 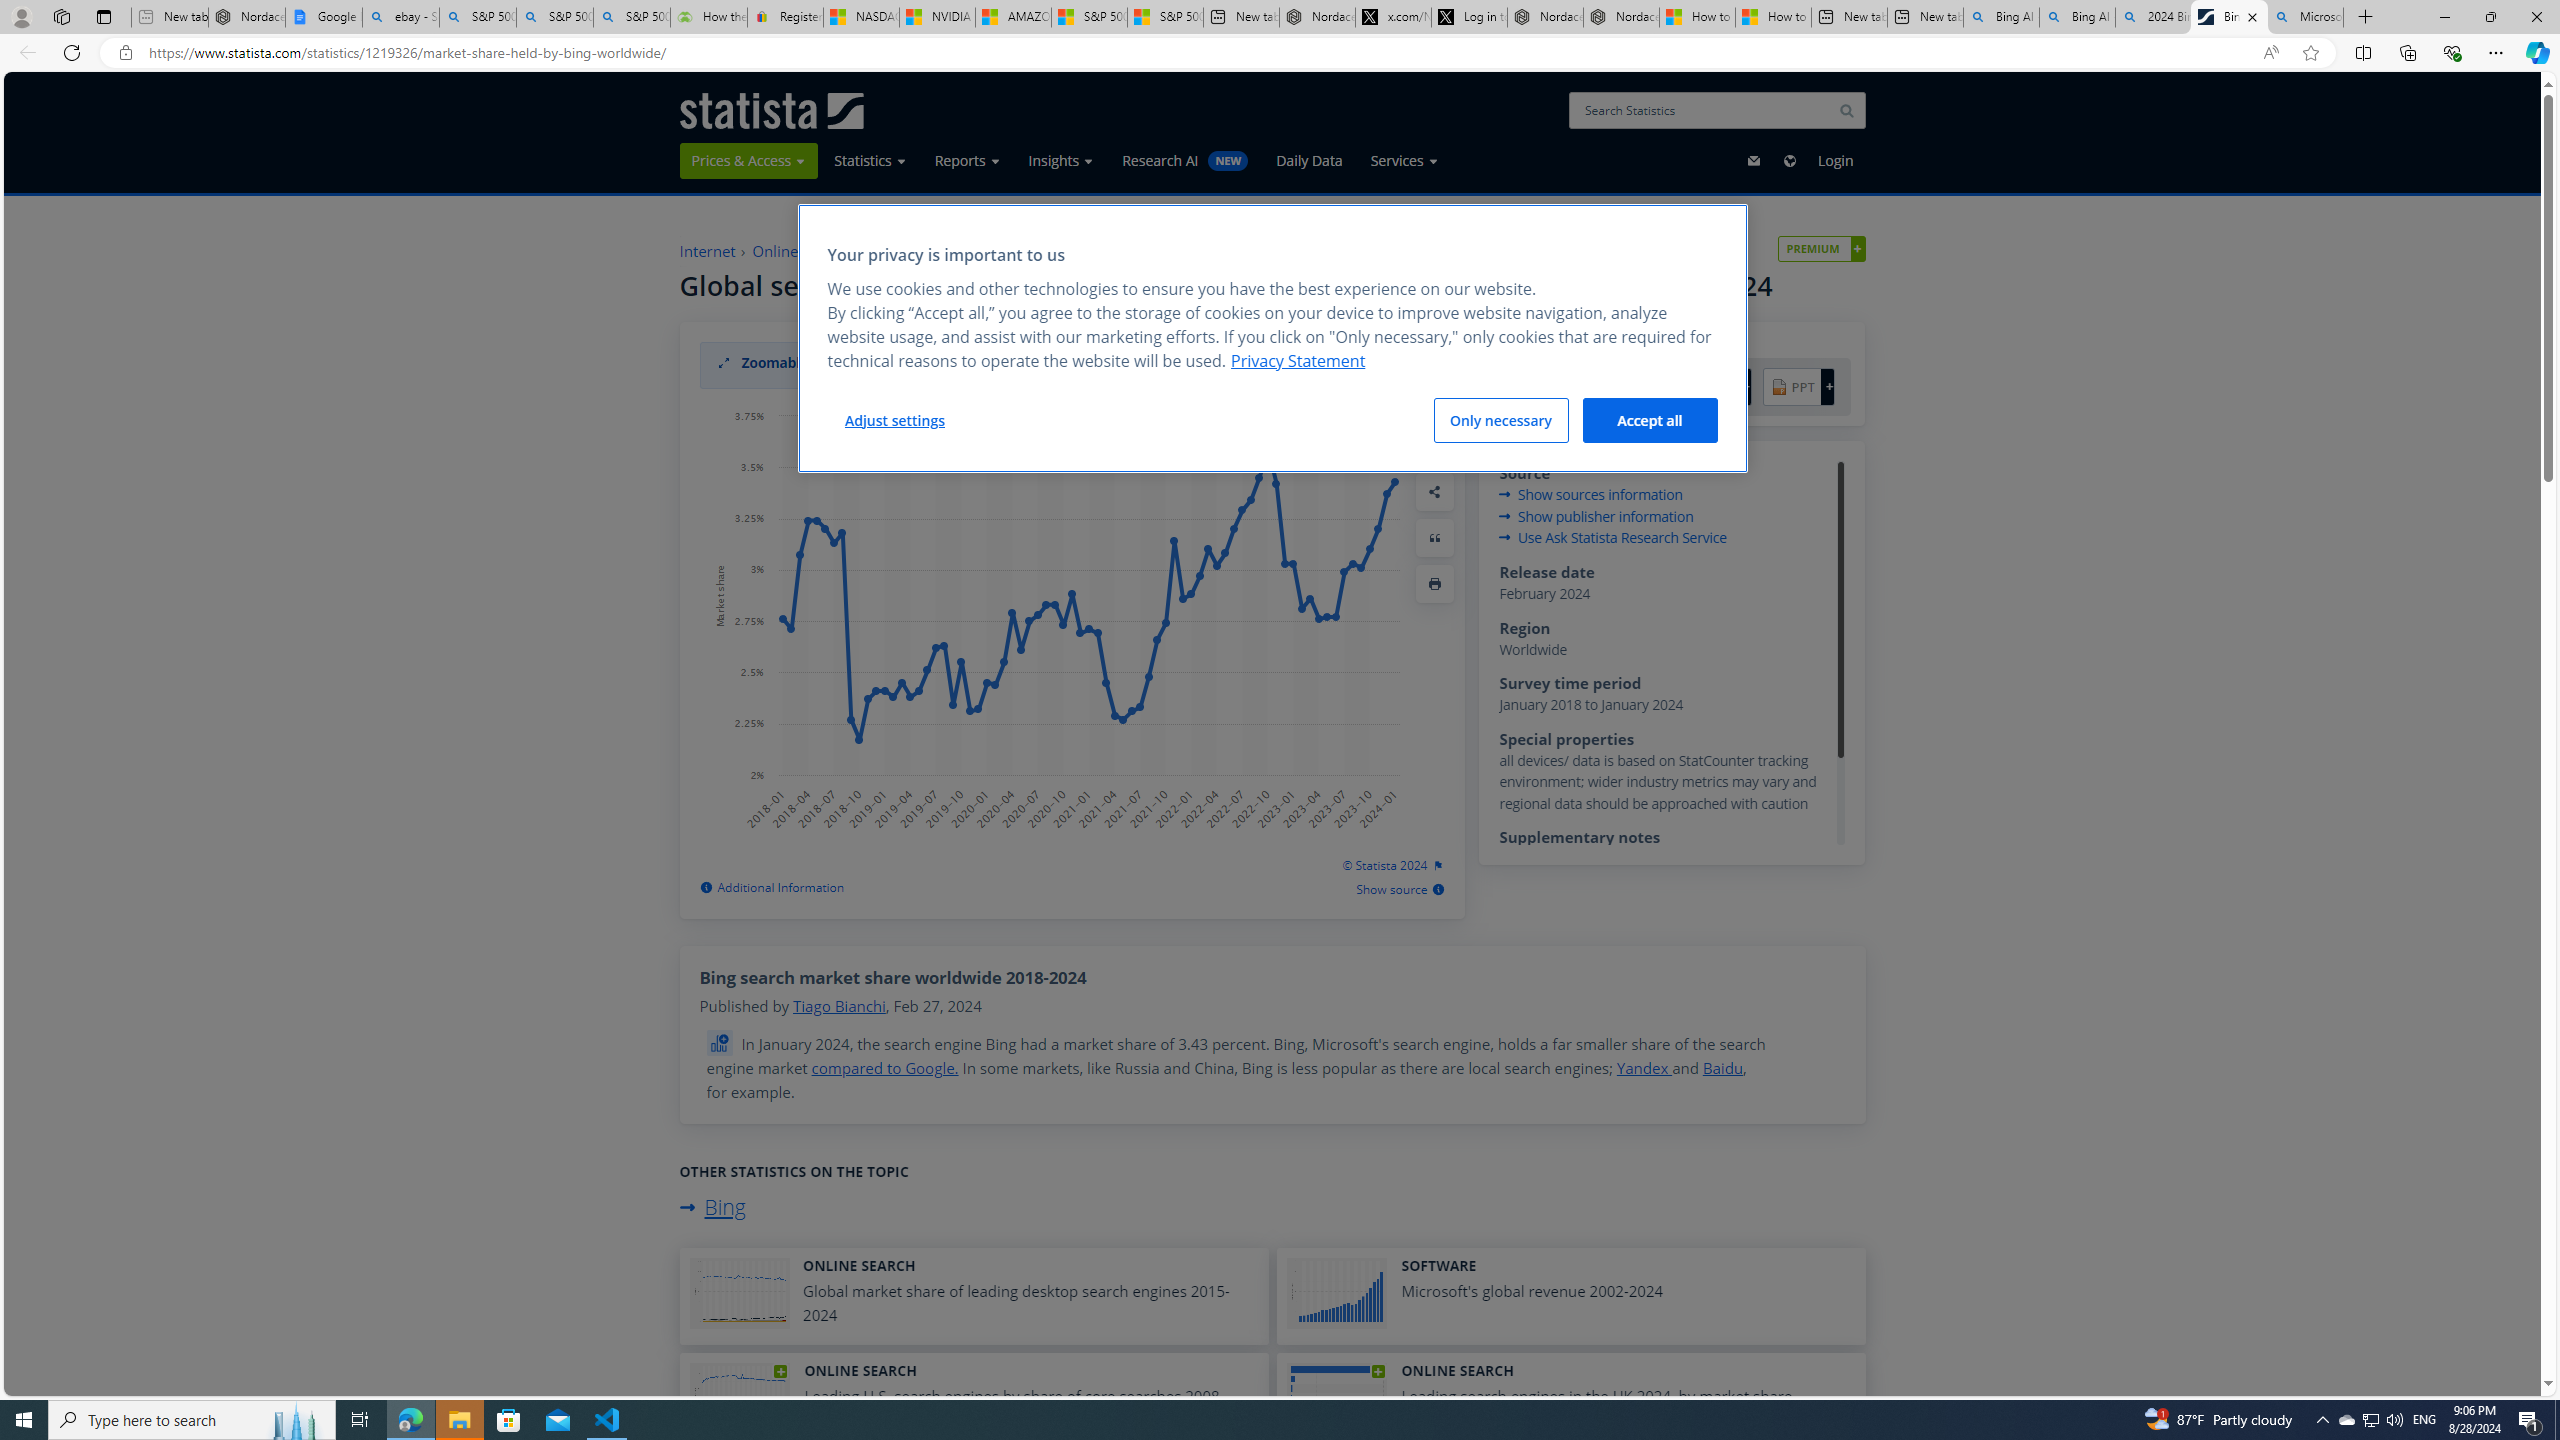 What do you see at coordinates (784, 16) in the screenshot?
I see `'Register: Create a personal eBay account'` at bounding box center [784, 16].